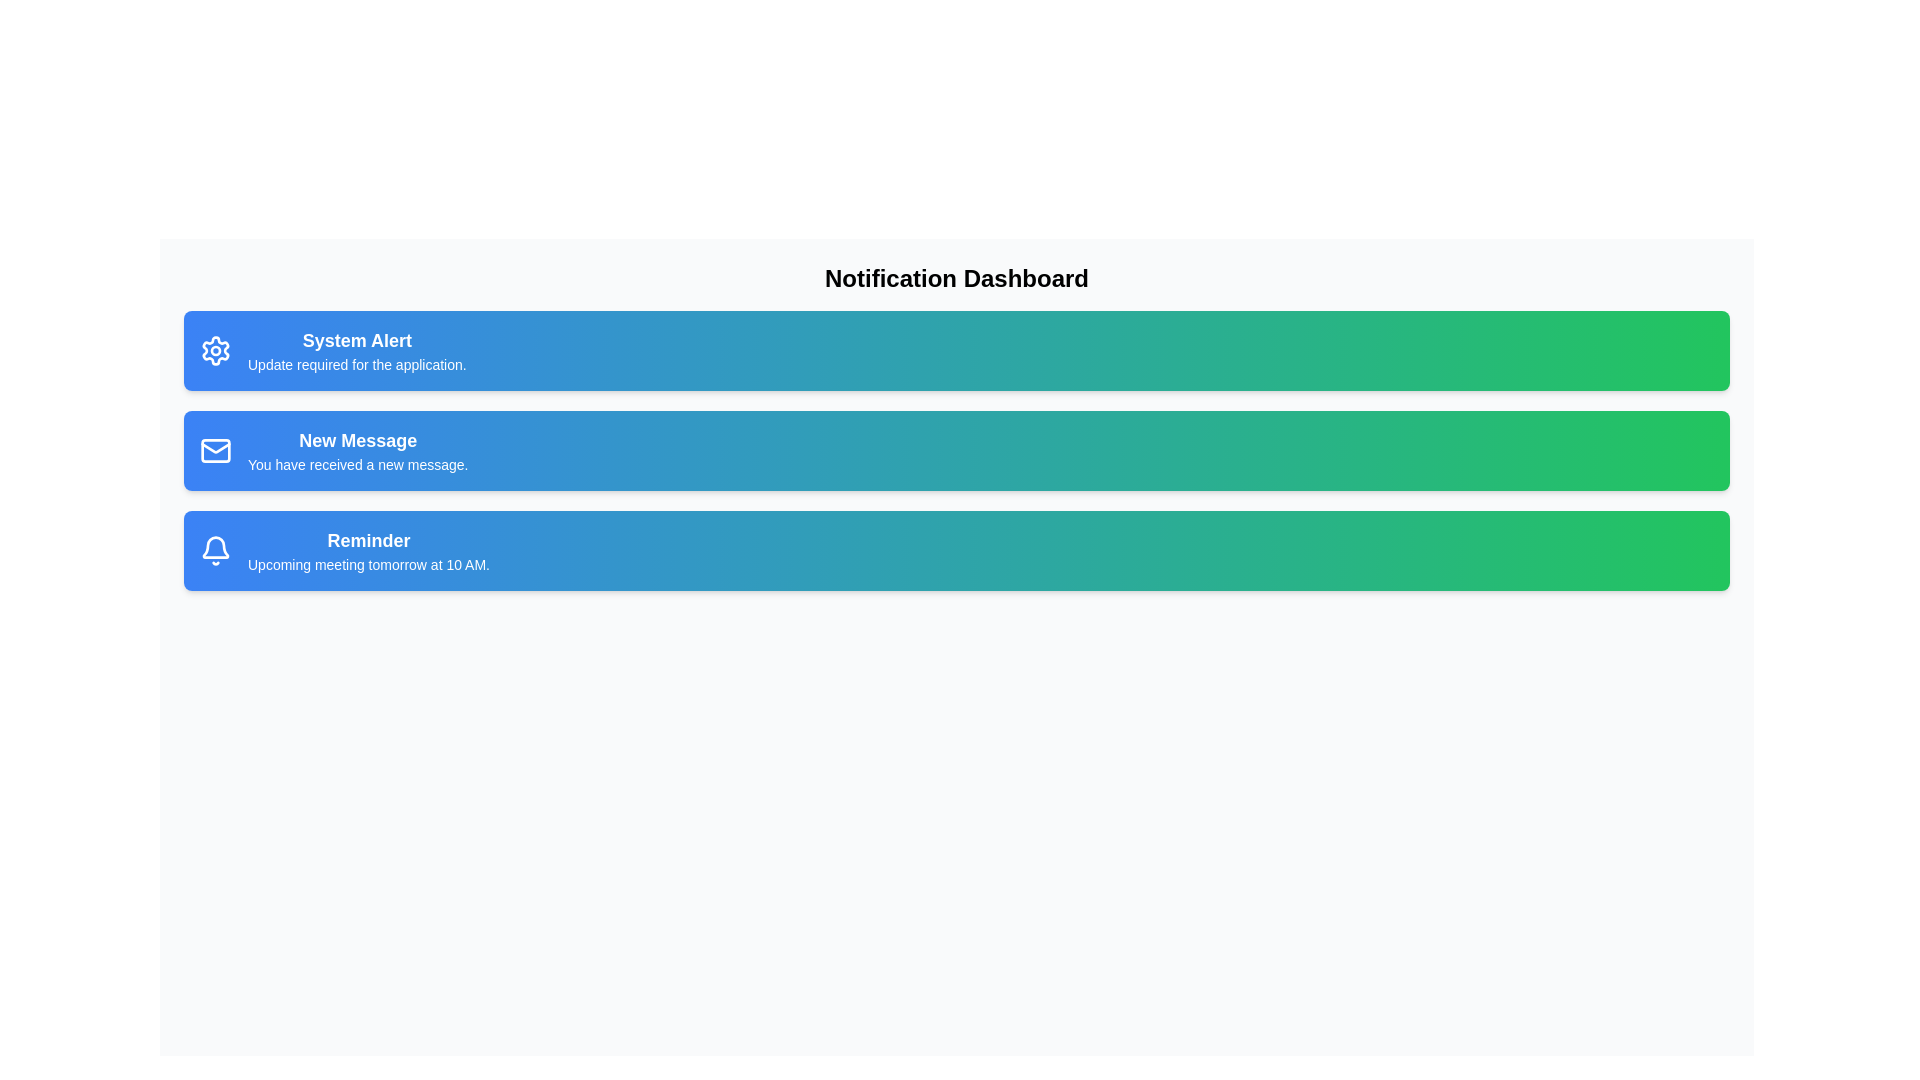 Image resolution: width=1920 pixels, height=1080 pixels. Describe the element at coordinates (357, 339) in the screenshot. I see `the title of the notification card labeled 'System Alert'` at that location.